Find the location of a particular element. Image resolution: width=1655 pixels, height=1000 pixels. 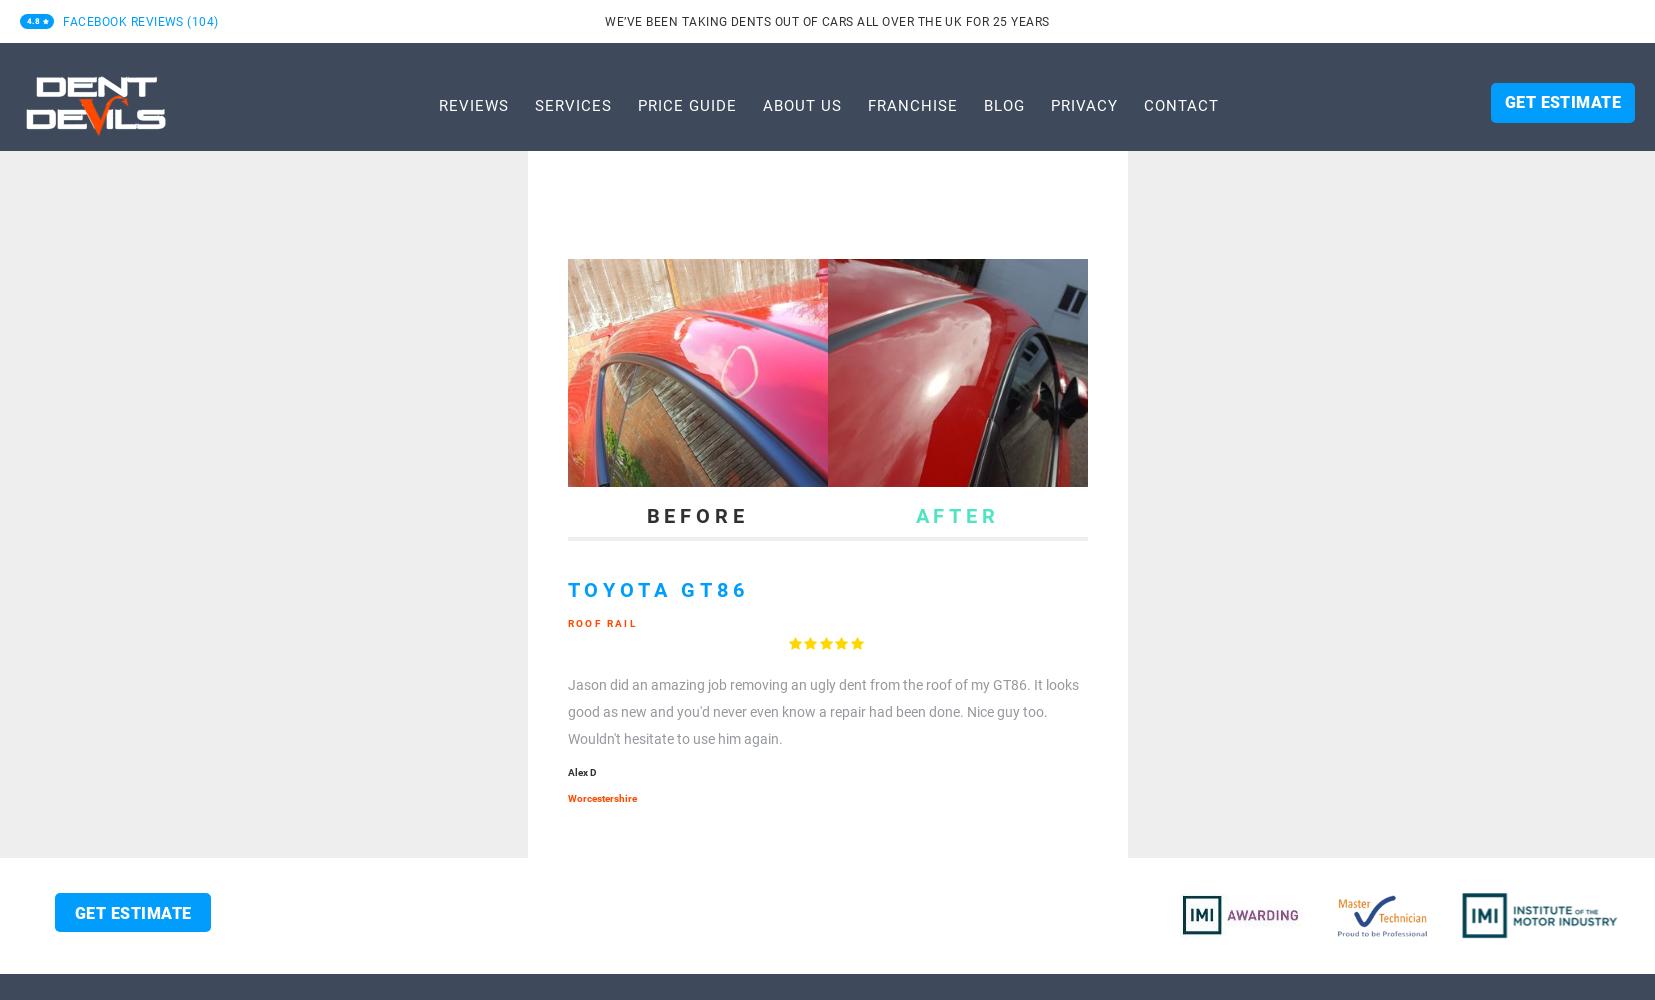

'Privacy' is located at coordinates (1049, 104).